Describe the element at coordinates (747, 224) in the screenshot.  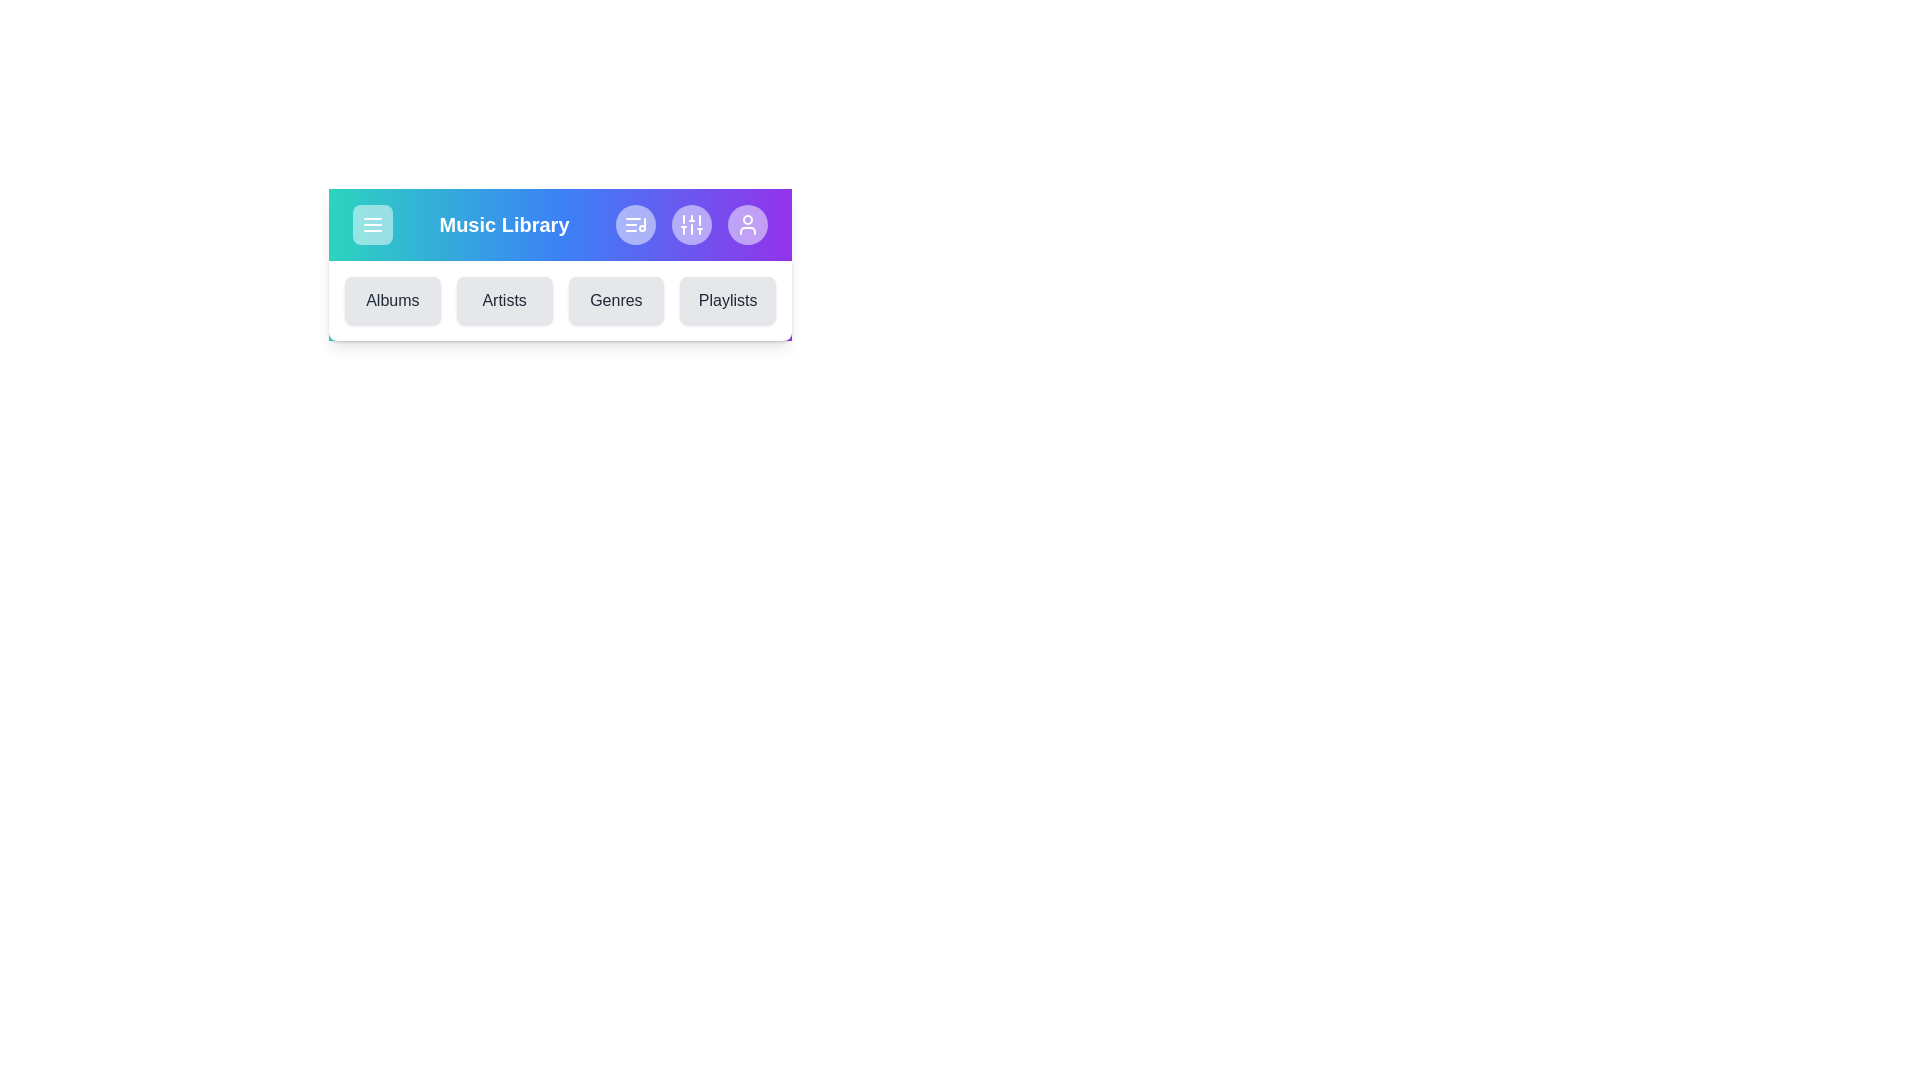
I see `the User icon in the navigation bar` at that location.